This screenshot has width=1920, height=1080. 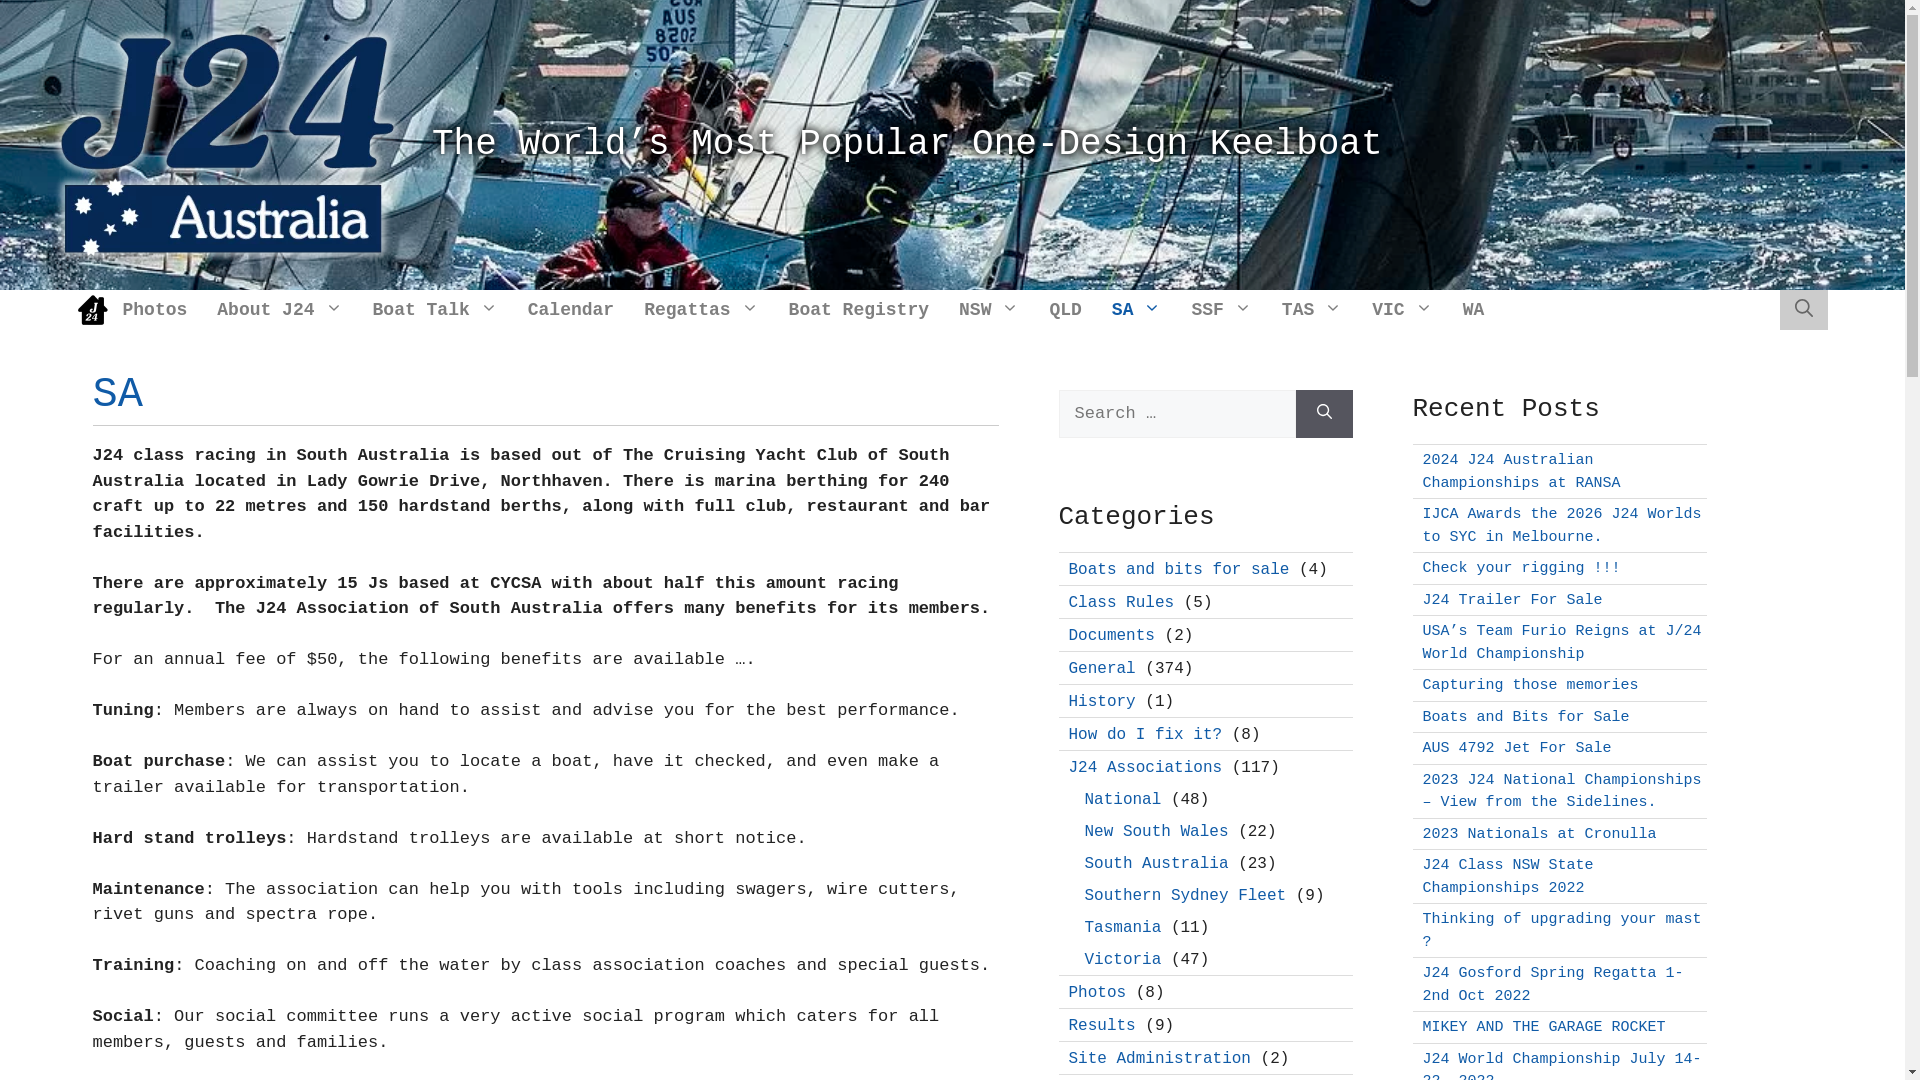 What do you see at coordinates (859, 309) in the screenshot?
I see `'Boat Registry'` at bounding box center [859, 309].